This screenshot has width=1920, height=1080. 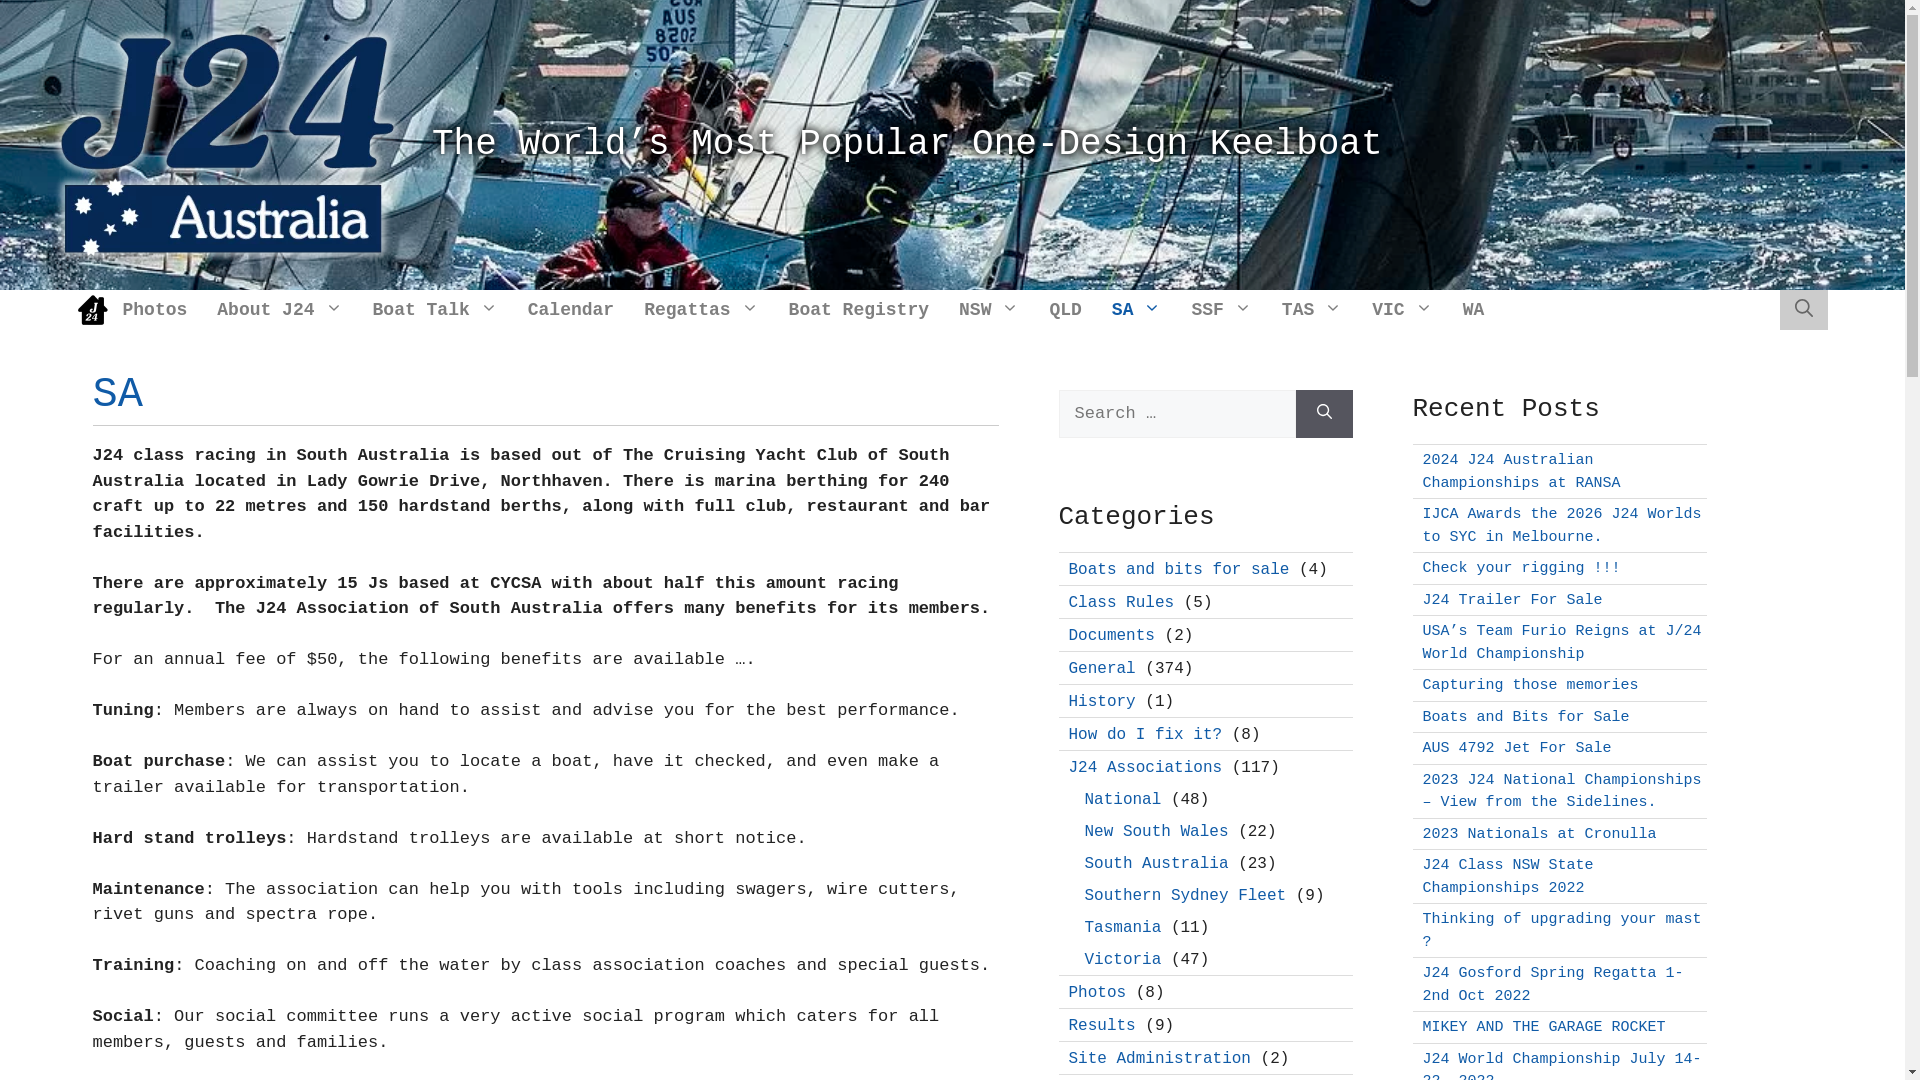 What do you see at coordinates (859, 309) in the screenshot?
I see `'Boat Registry'` at bounding box center [859, 309].